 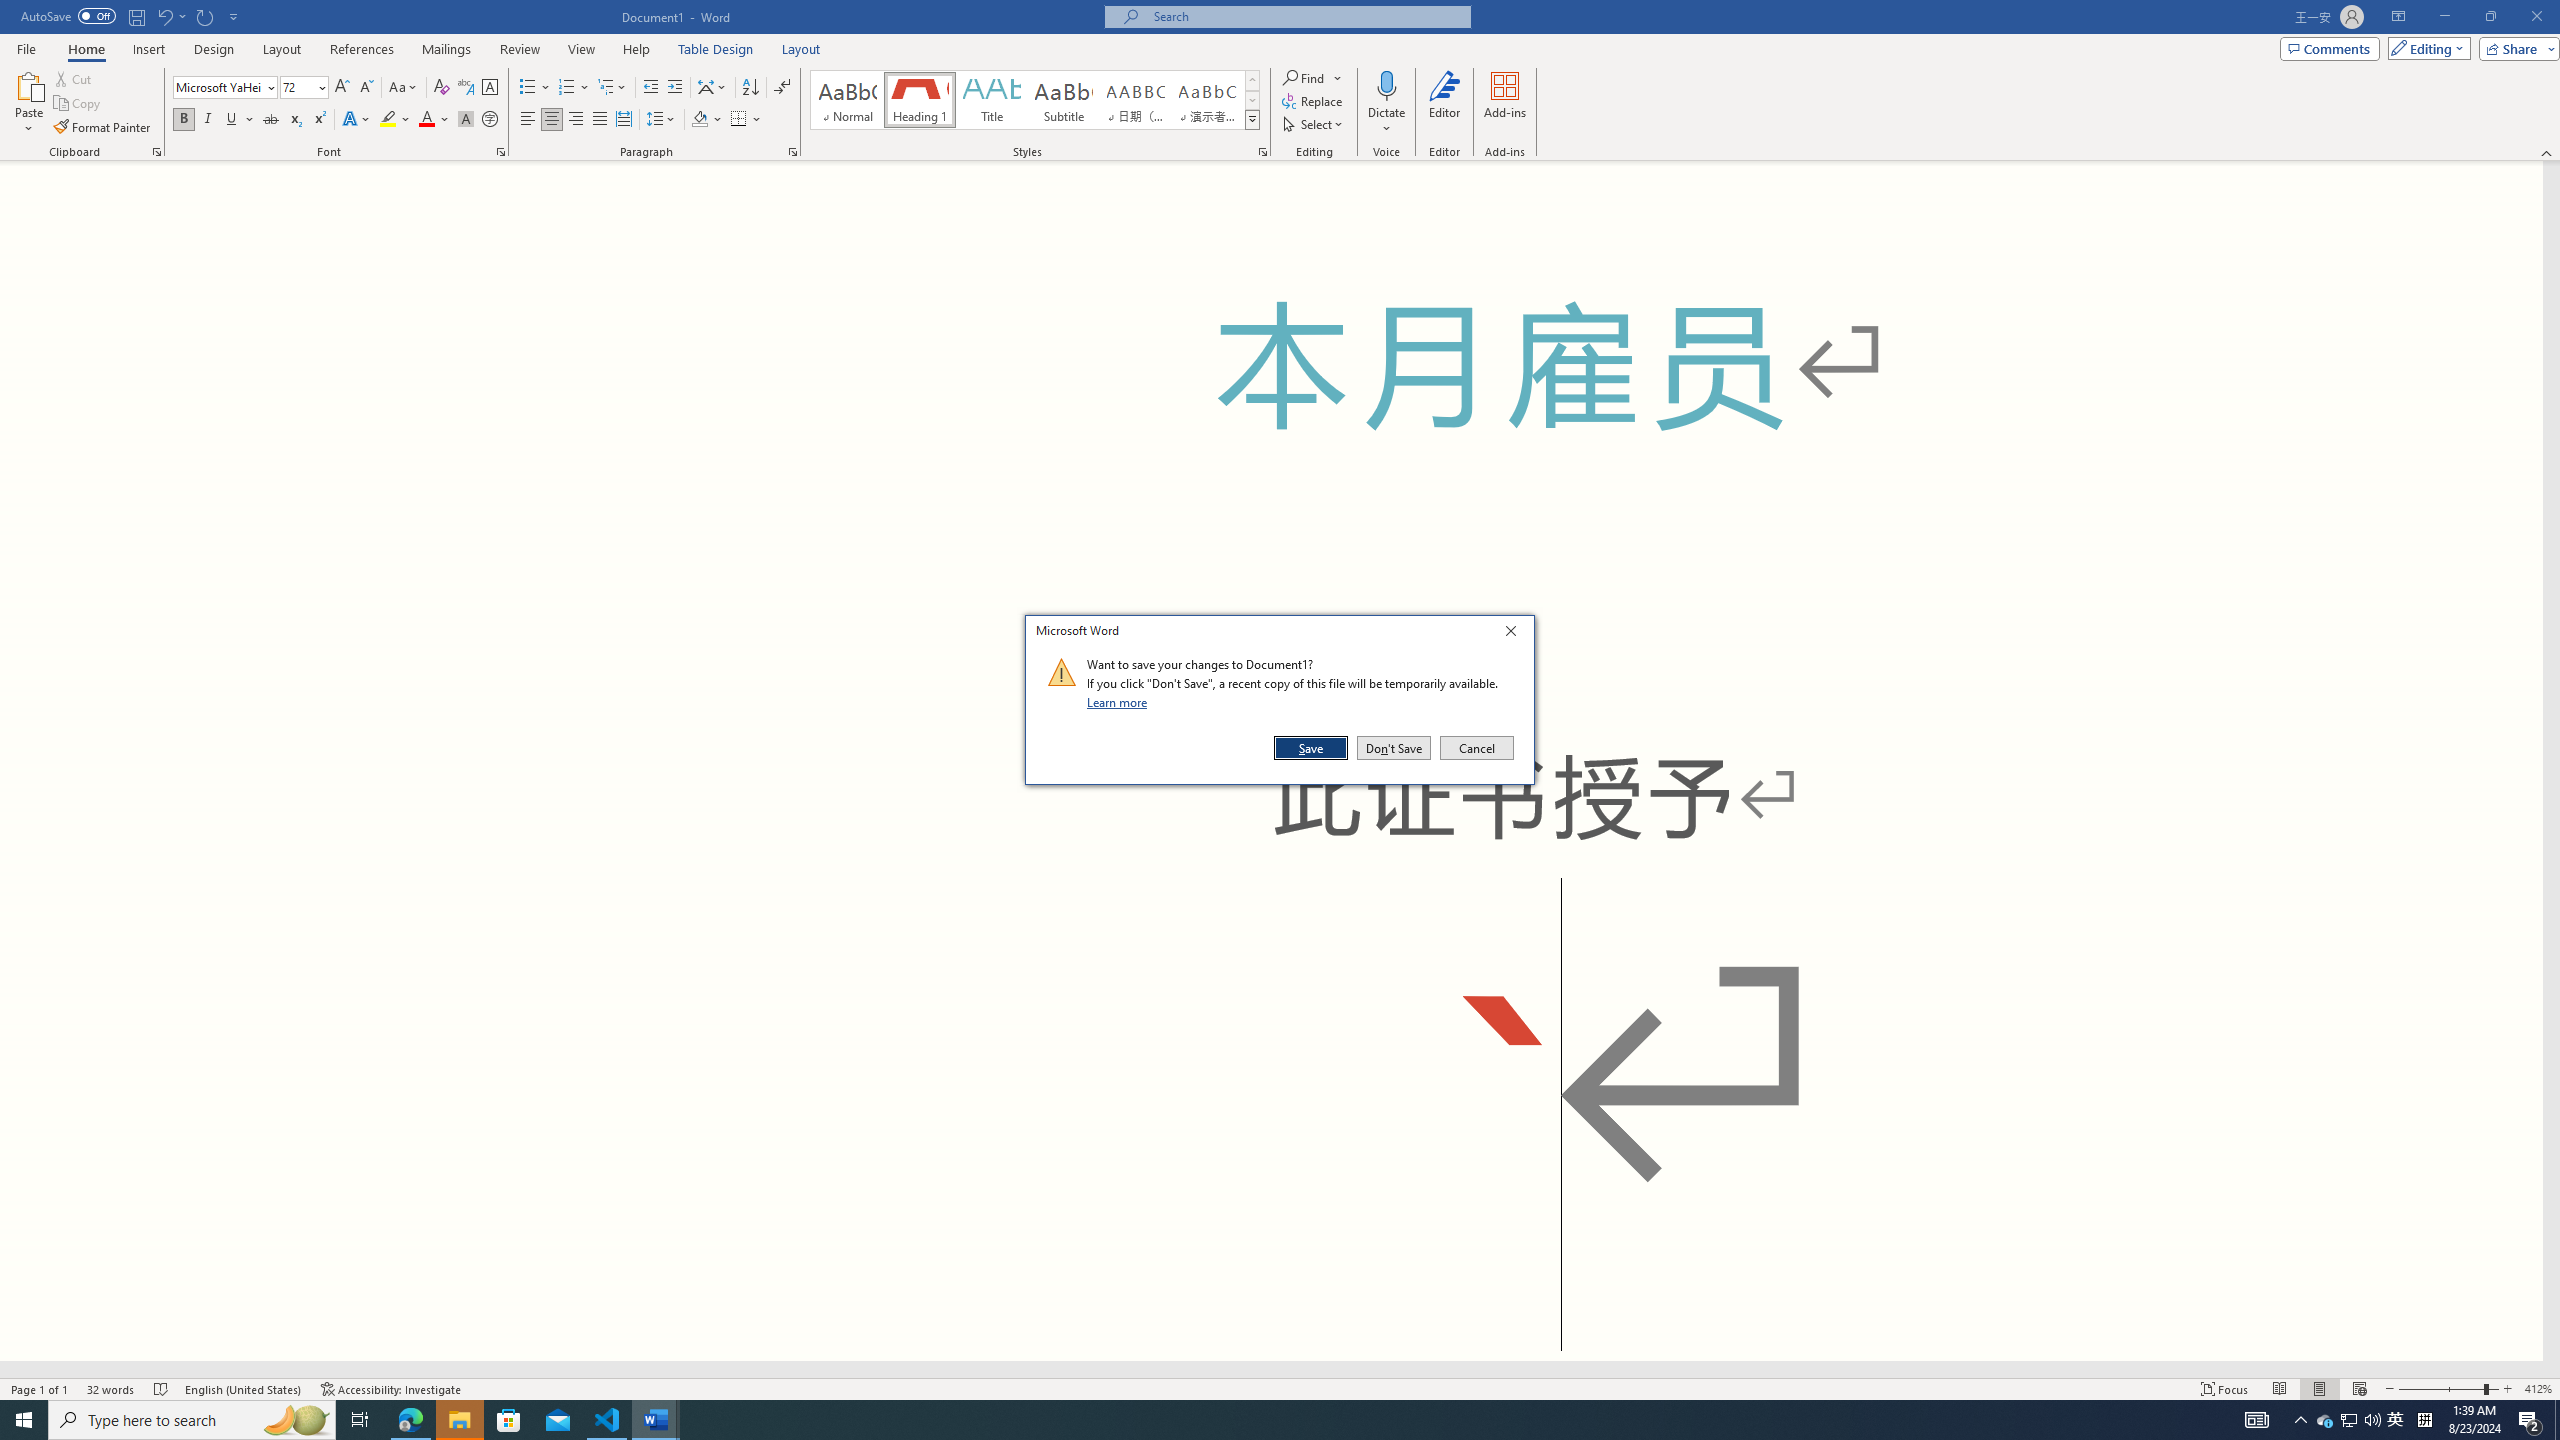 I want to click on 'Learn more', so click(x=1120, y=701).